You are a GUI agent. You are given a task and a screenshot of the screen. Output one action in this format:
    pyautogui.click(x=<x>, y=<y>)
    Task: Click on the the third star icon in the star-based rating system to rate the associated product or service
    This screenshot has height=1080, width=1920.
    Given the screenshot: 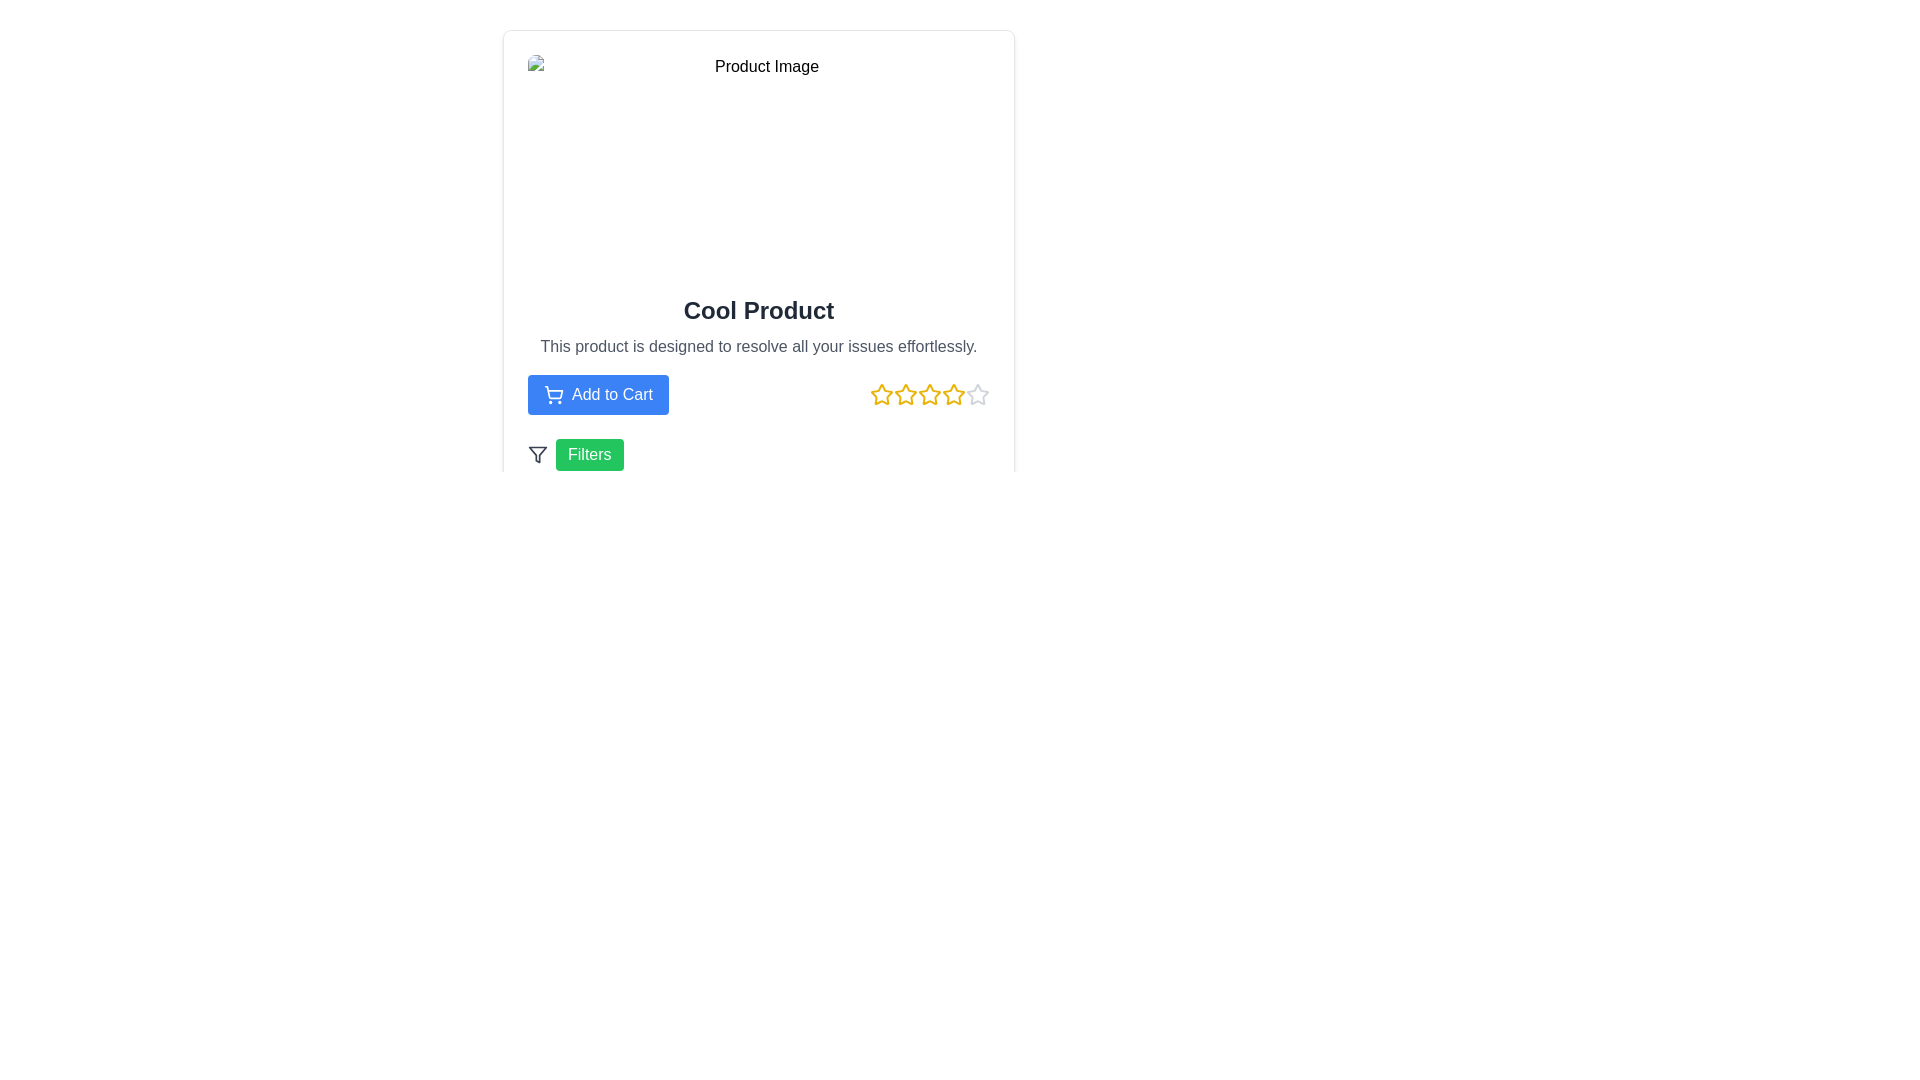 What is the action you would take?
    pyautogui.click(x=929, y=394)
    